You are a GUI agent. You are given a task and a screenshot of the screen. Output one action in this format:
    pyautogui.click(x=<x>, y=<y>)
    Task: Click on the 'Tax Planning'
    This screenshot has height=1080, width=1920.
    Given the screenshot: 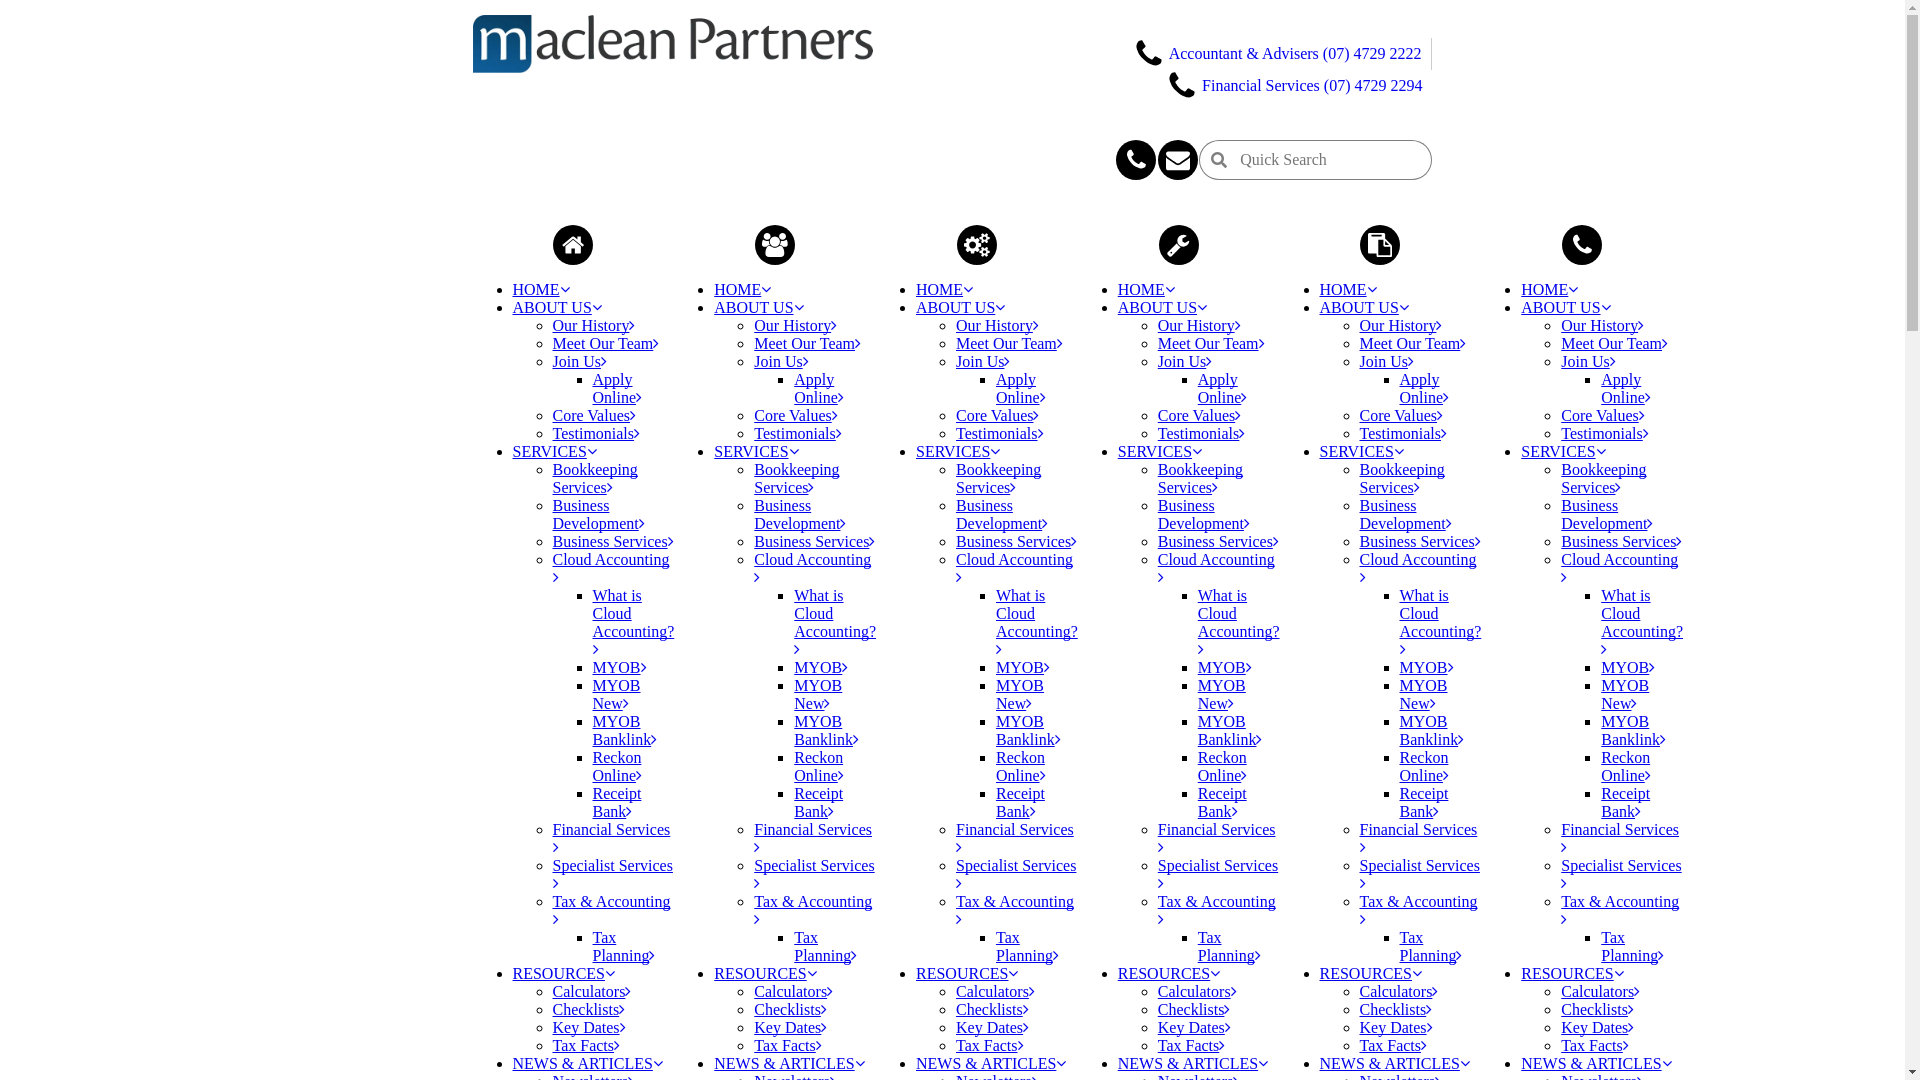 What is the action you would take?
    pyautogui.click(x=1430, y=945)
    